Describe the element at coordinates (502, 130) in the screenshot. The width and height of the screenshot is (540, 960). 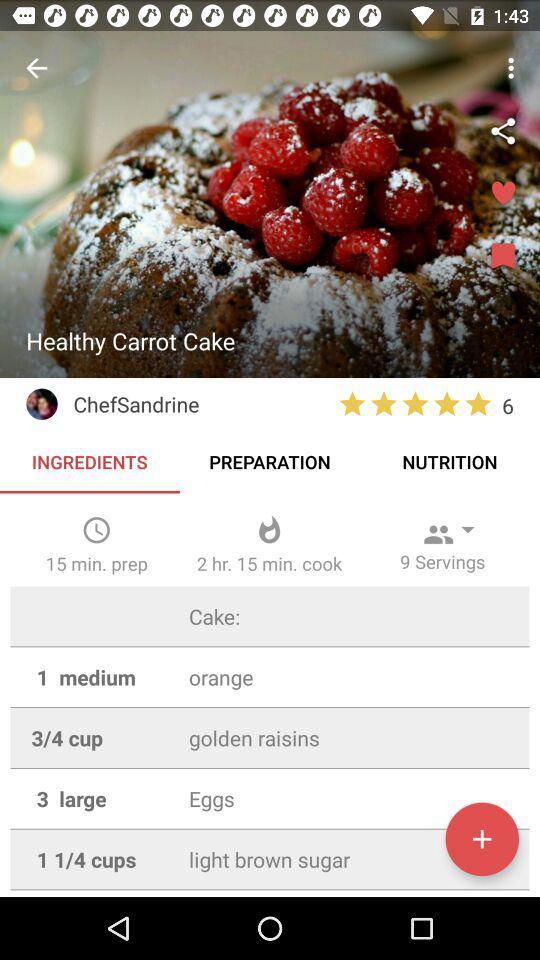
I see `share the recipe` at that location.